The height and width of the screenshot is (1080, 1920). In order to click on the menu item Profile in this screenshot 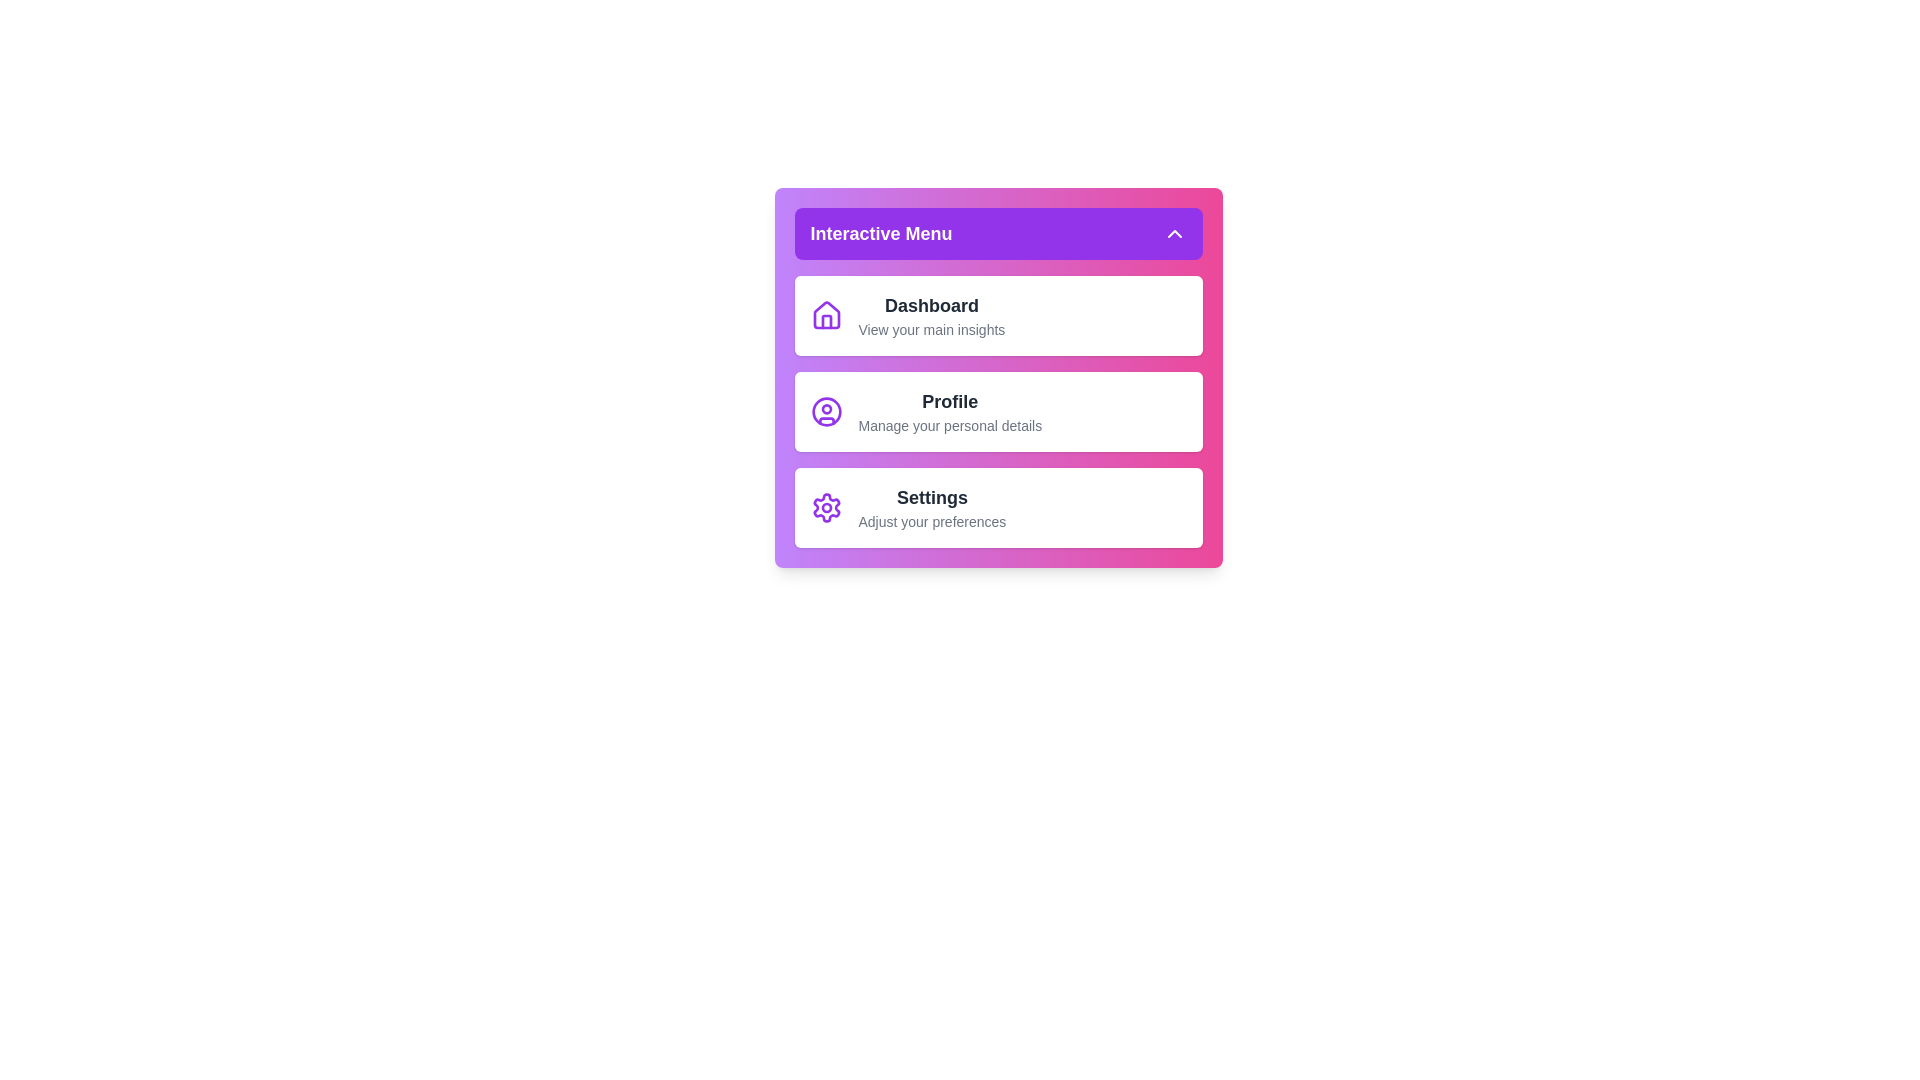, I will do `click(998, 411)`.